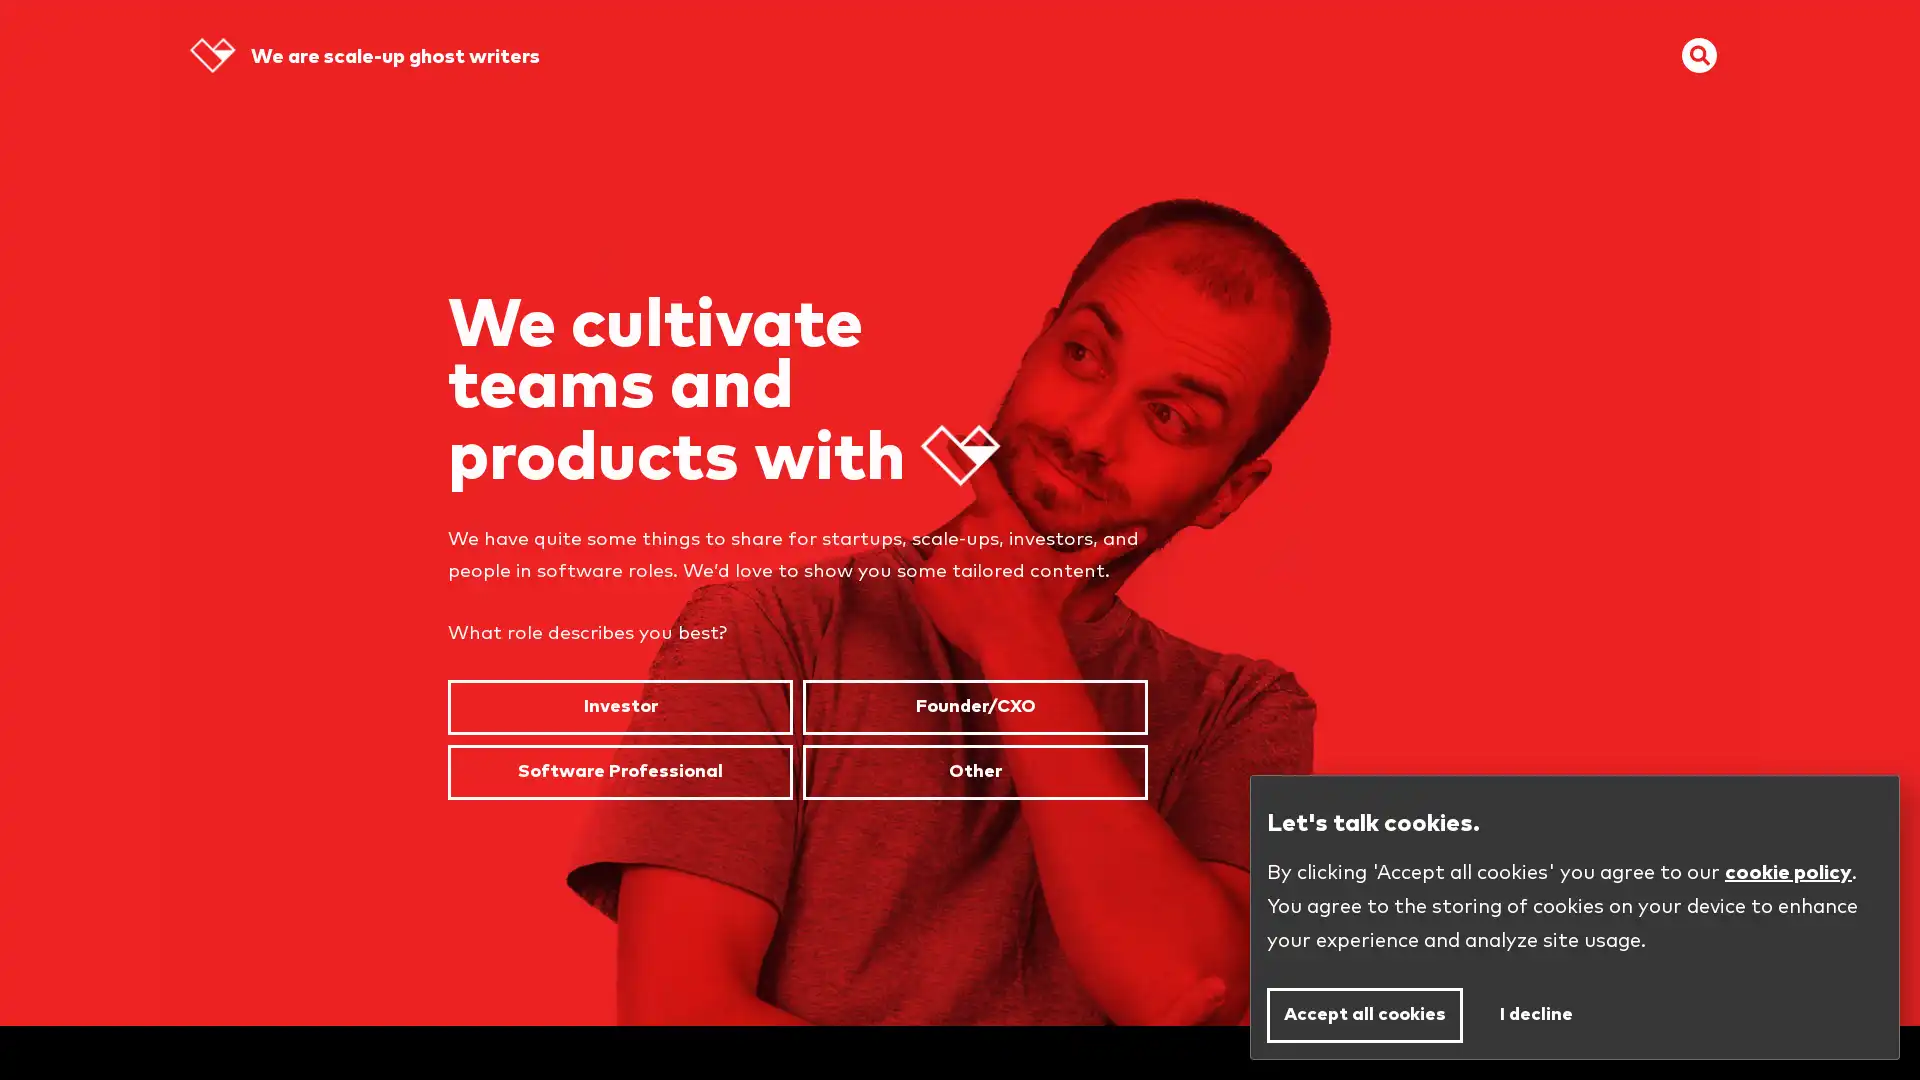 The width and height of the screenshot is (1920, 1080). What do you see at coordinates (619, 770) in the screenshot?
I see `Software Professional` at bounding box center [619, 770].